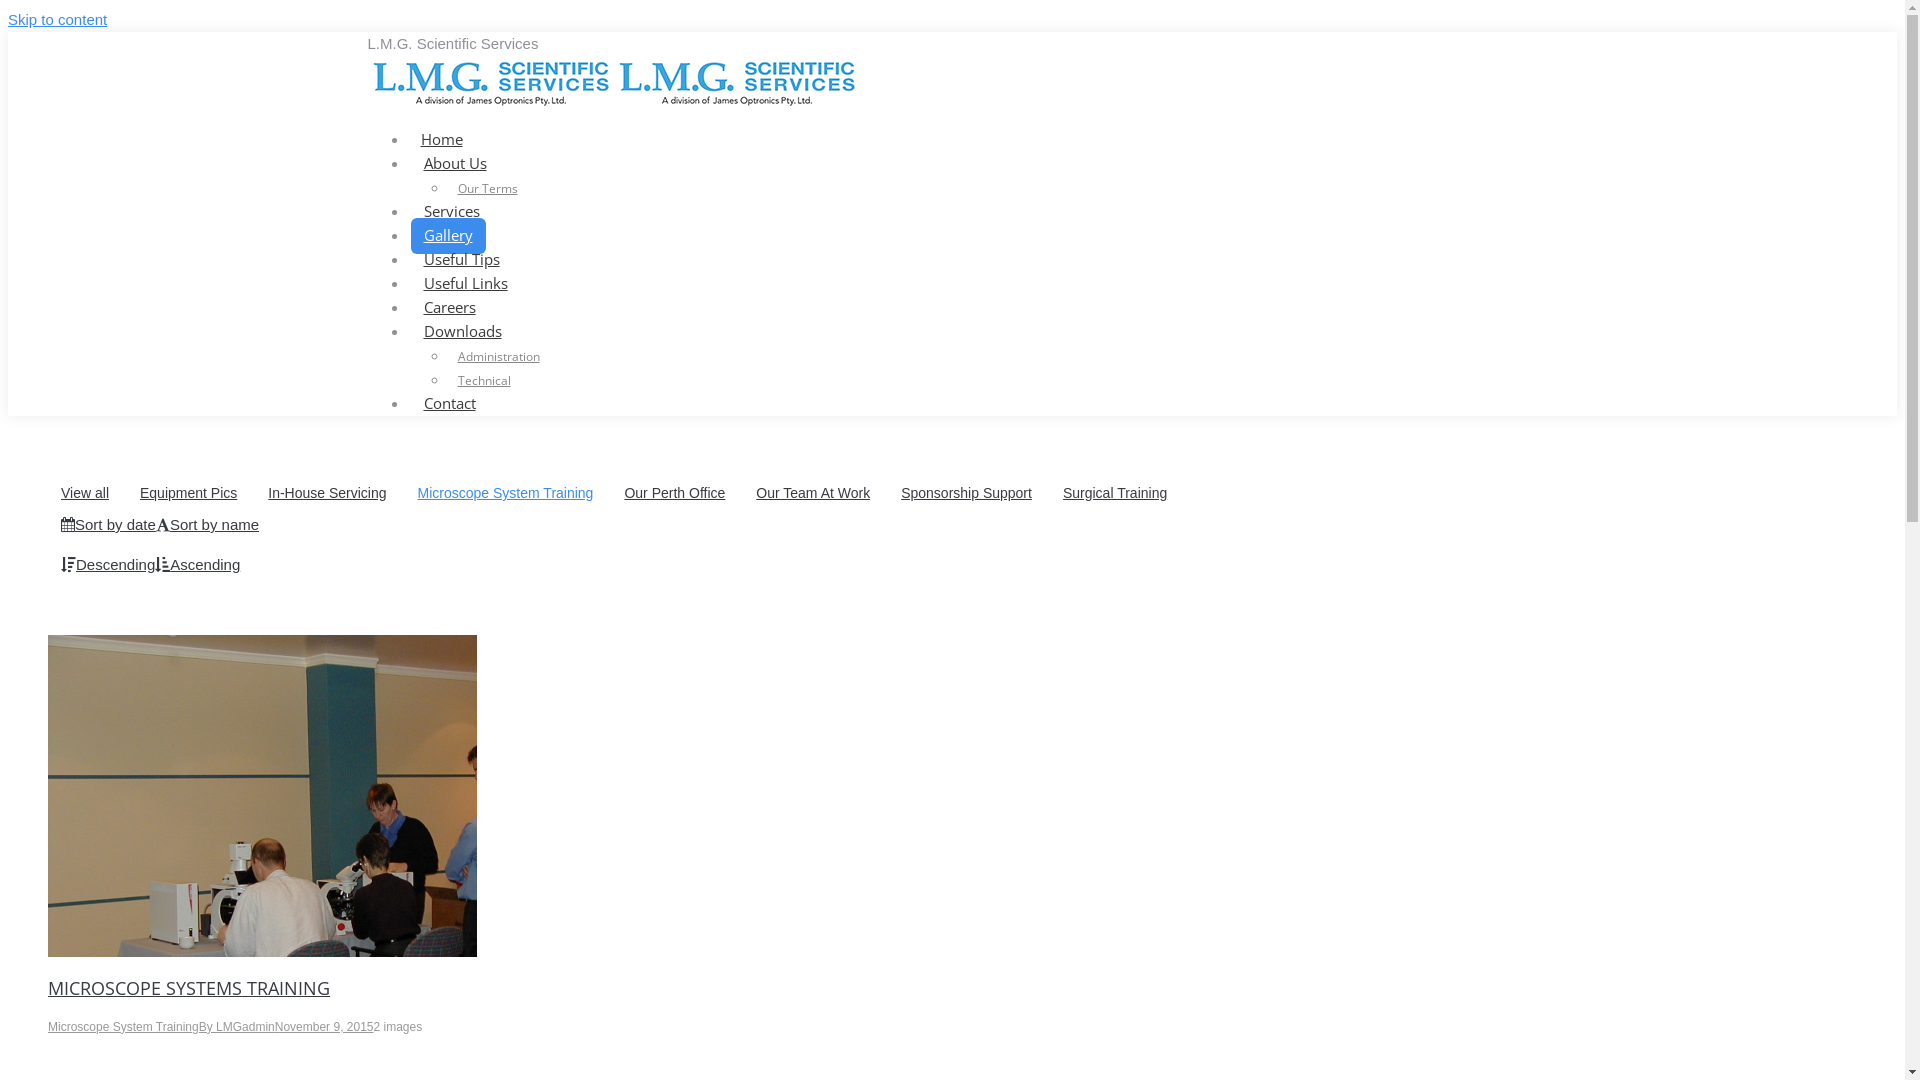 The width and height of the screenshot is (1920, 1080). I want to click on 'Microscope System Training', so click(122, 1026).